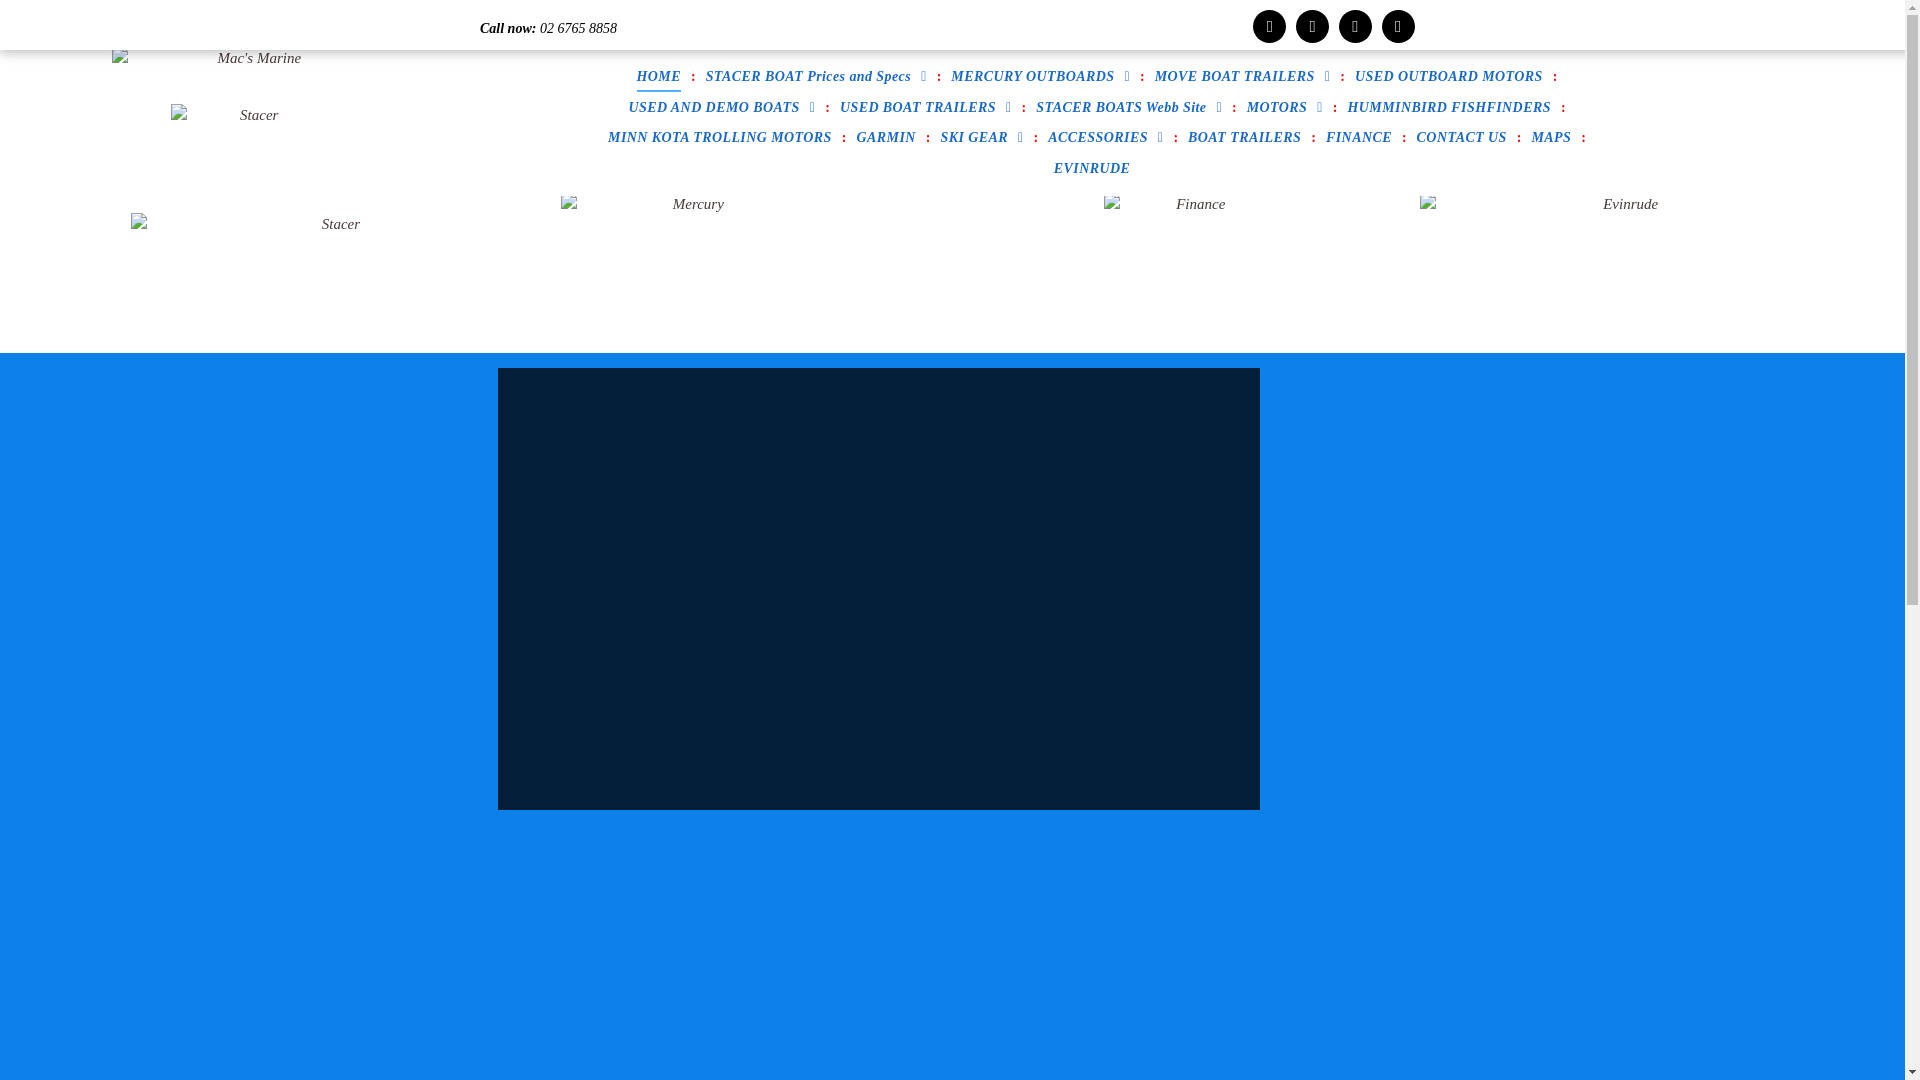 The image size is (1920, 1080). I want to click on 'FINANCE', so click(1358, 137).